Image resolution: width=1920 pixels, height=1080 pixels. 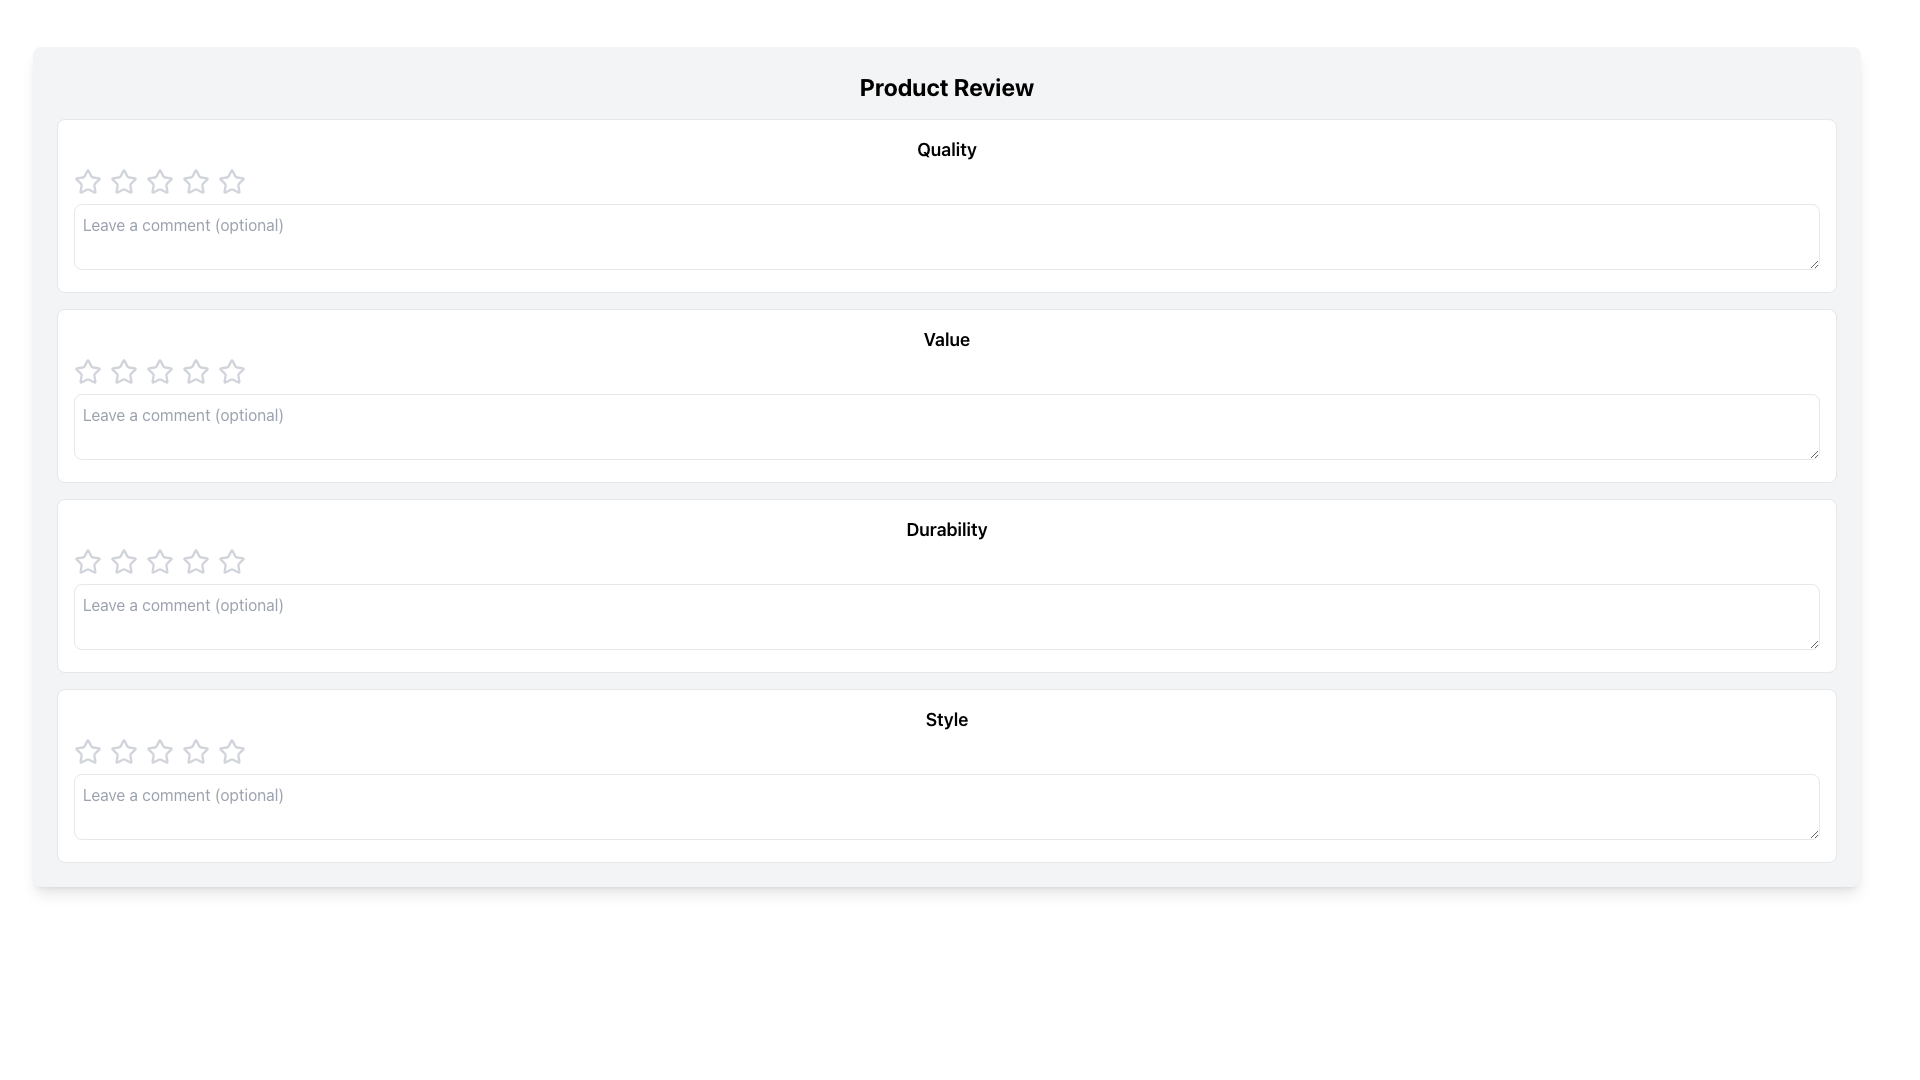 What do you see at coordinates (158, 181) in the screenshot?
I see `the second star in the rating system under the 'Quality' section` at bounding box center [158, 181].